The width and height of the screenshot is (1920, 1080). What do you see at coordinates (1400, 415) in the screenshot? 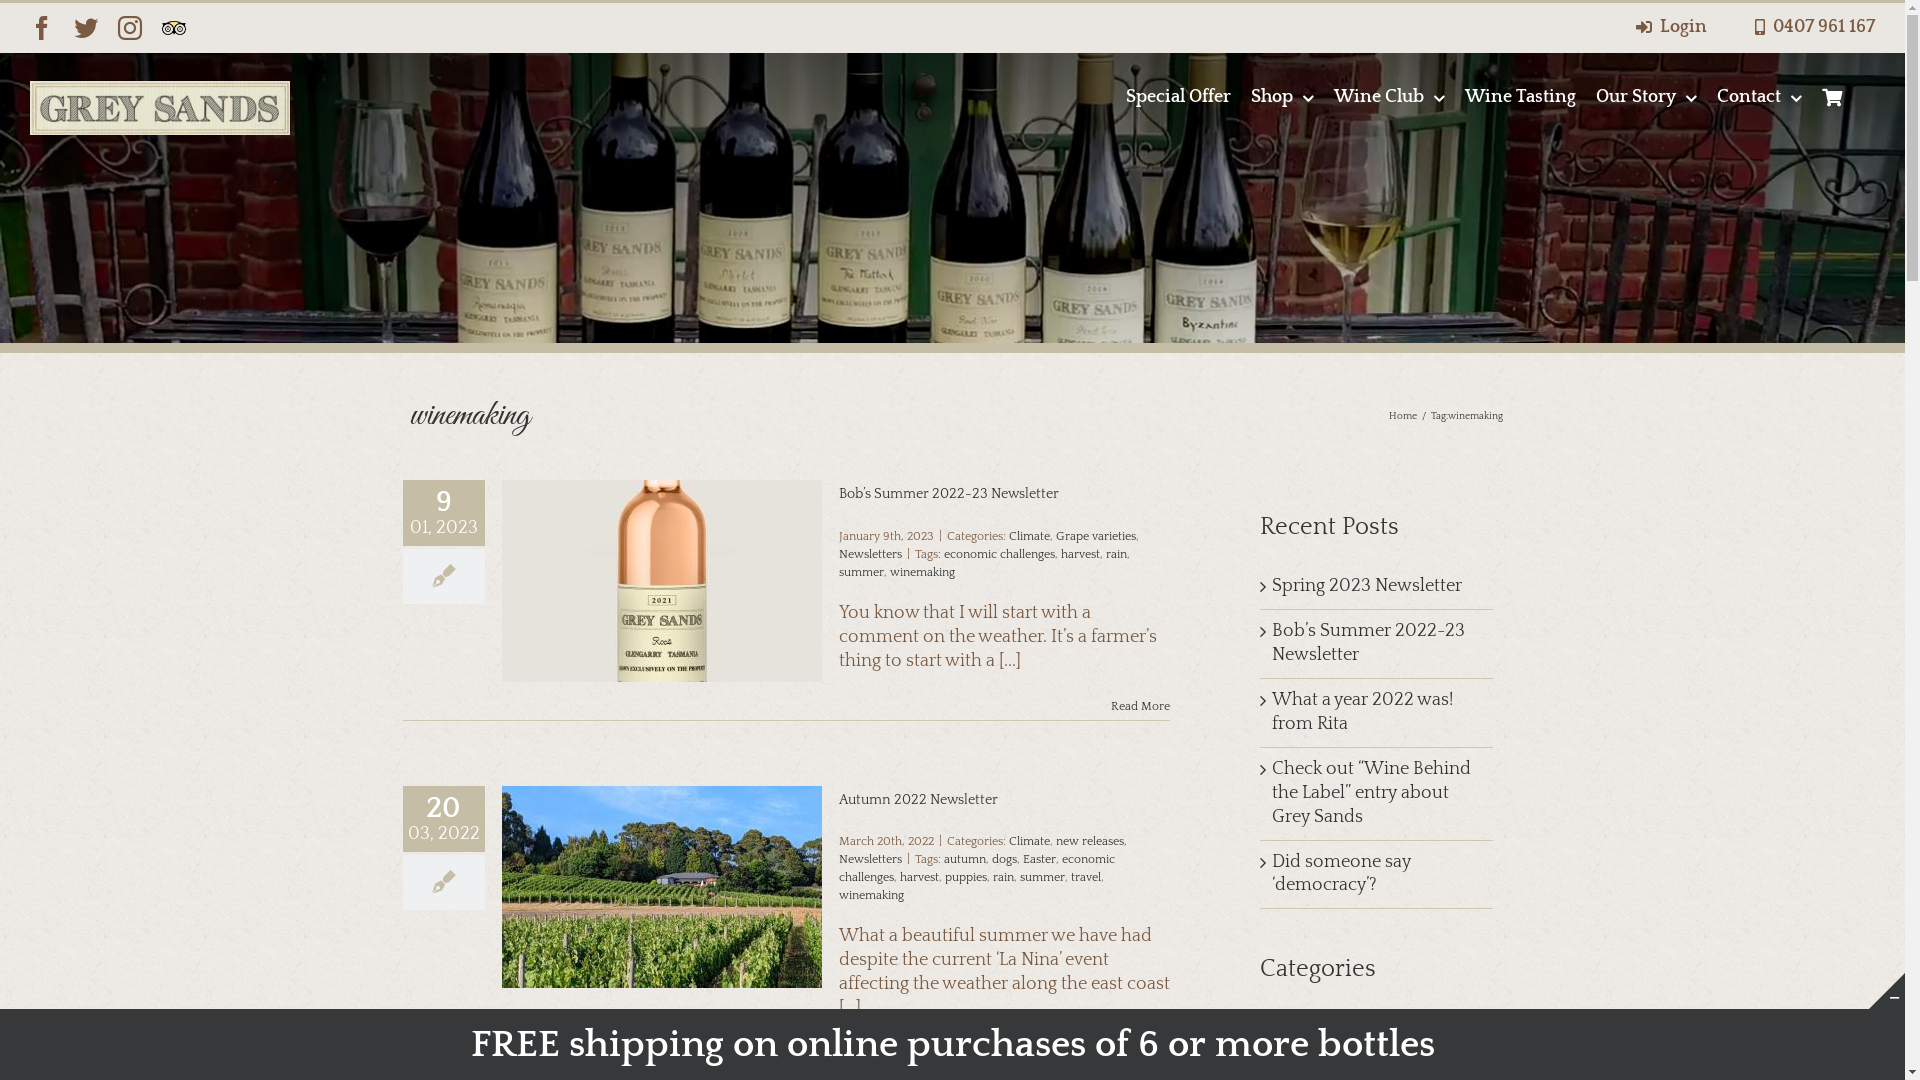
I see `'Home'` at bounding box center [1400, 415].